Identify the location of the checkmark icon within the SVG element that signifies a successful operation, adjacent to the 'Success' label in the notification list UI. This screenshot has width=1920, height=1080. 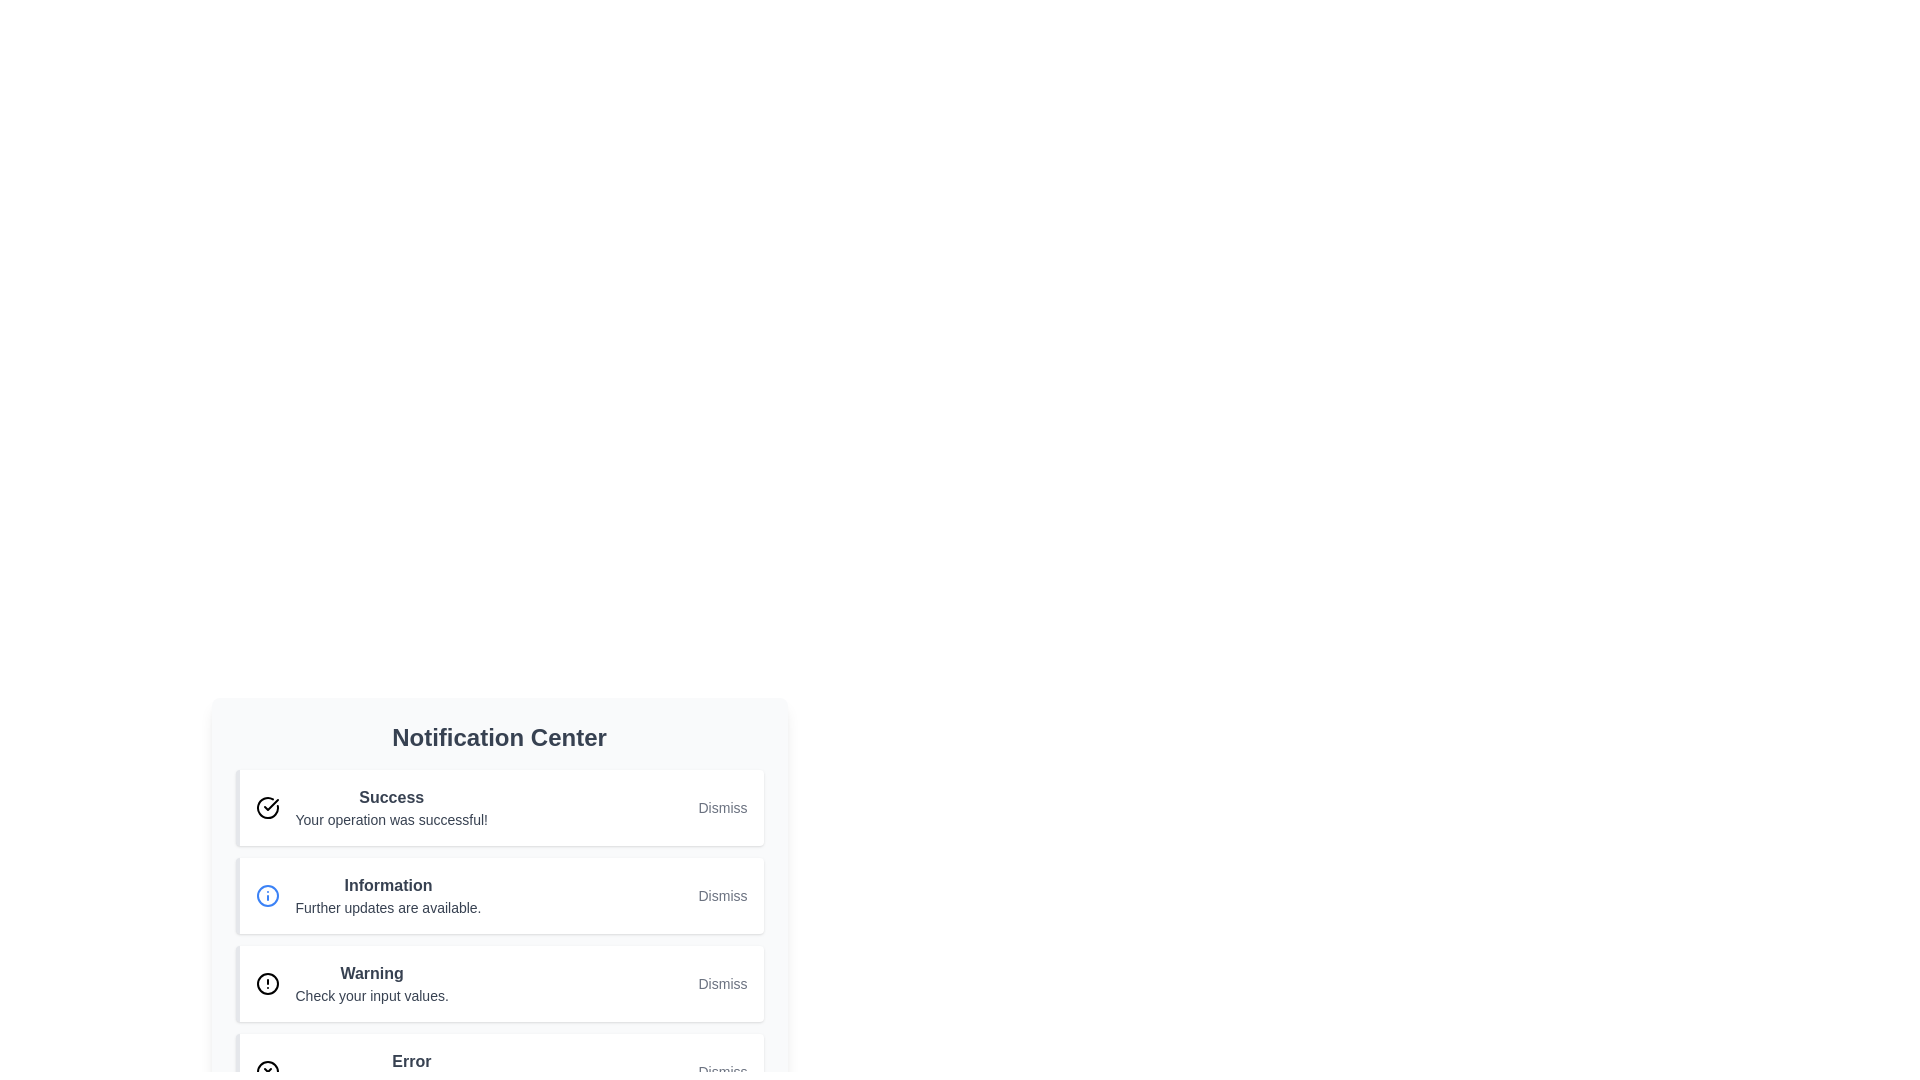
(269, 804).